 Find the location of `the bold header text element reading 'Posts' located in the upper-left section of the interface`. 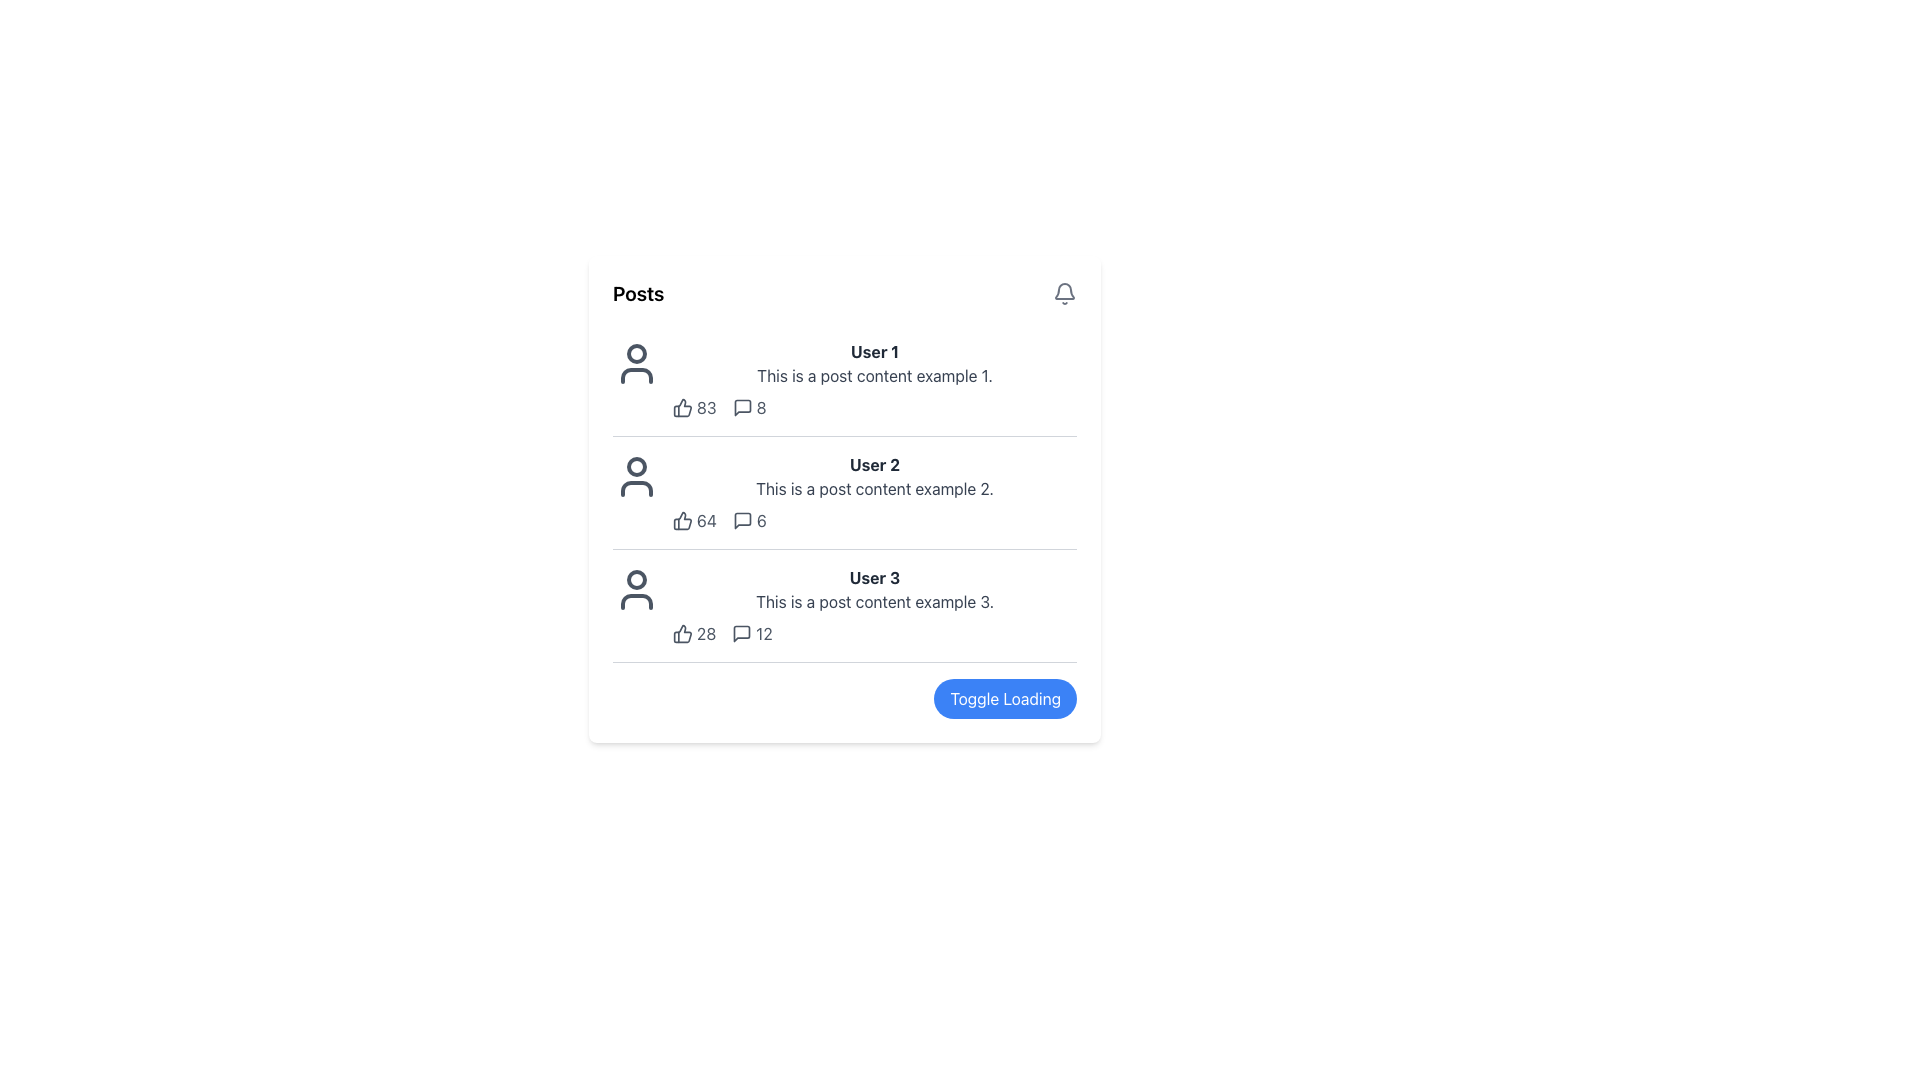

the bold header text element reading 'Posts' located in the upper-left section of the interface is located at coordinates (637, 293).